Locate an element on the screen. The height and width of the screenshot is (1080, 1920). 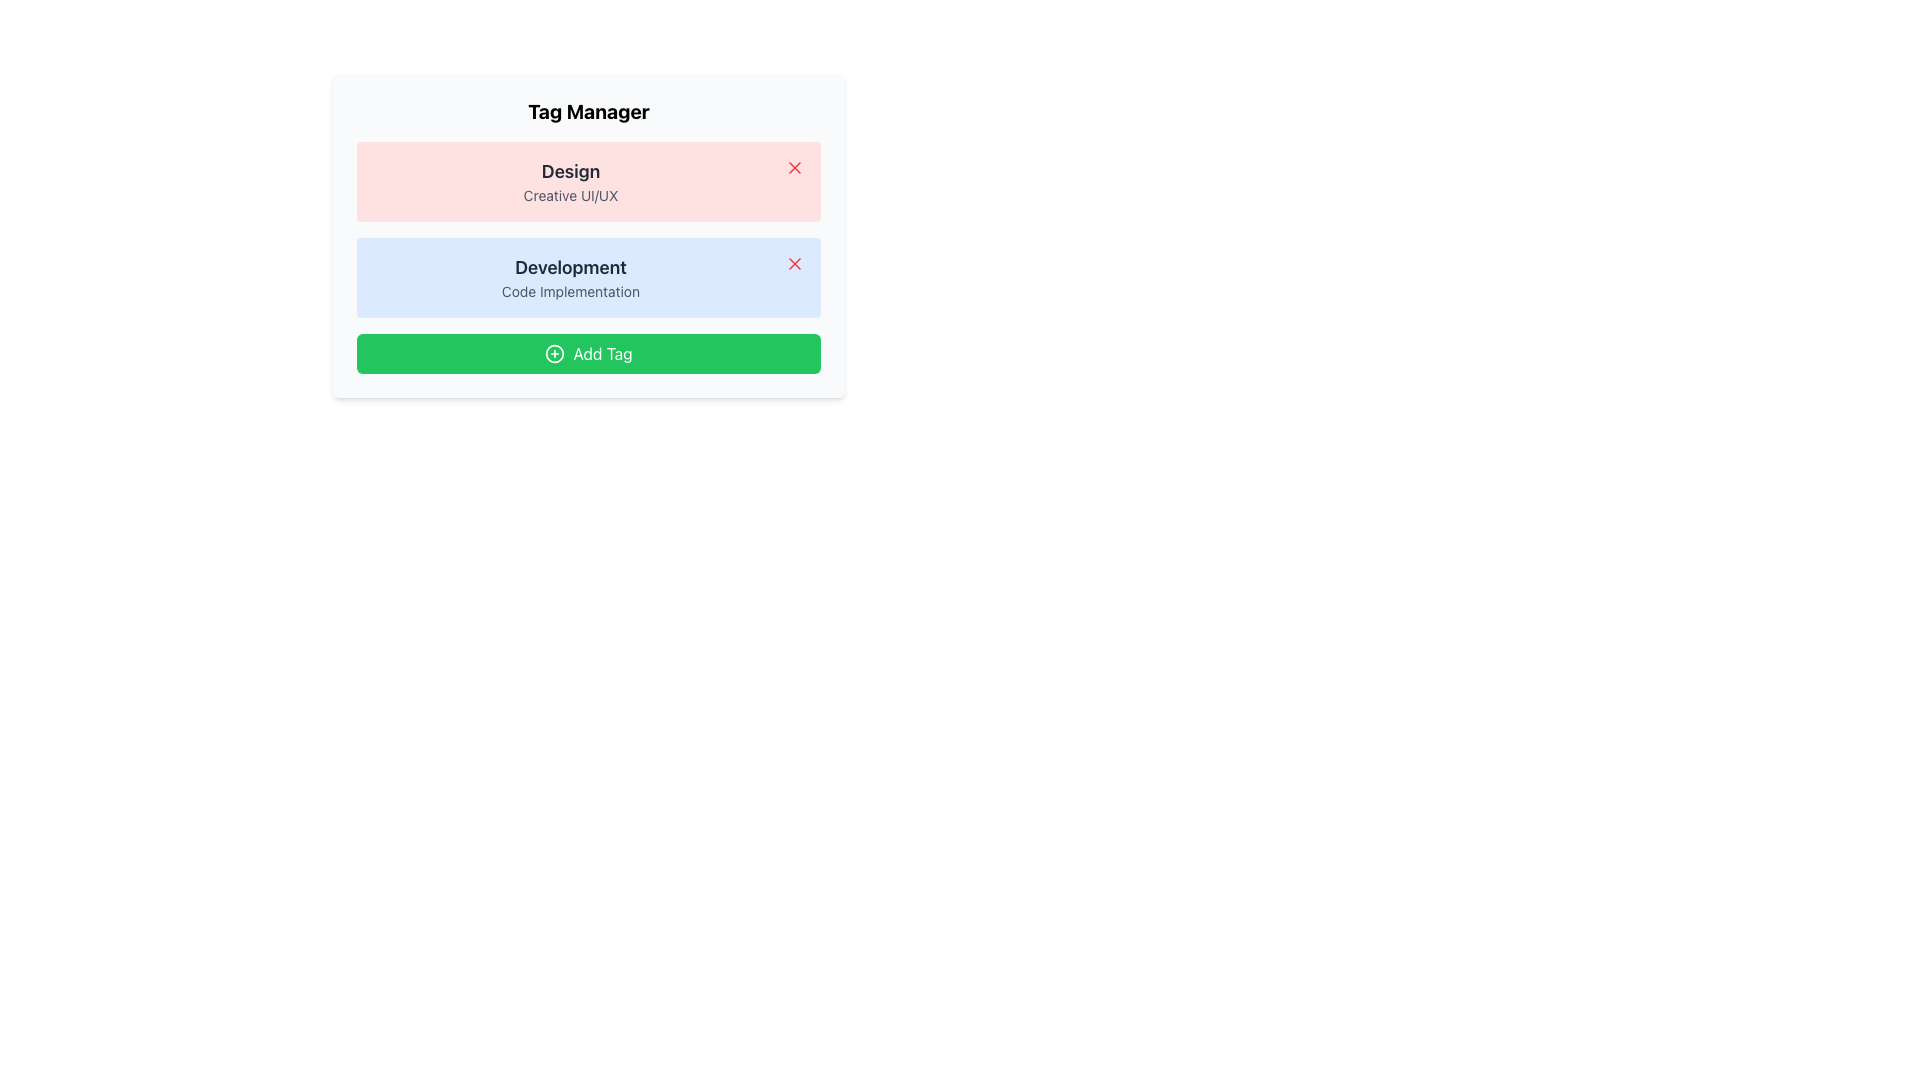
text element styled as 'Design' with a large and bold font at the top-center of the display area is located at coordinates (570, 171).